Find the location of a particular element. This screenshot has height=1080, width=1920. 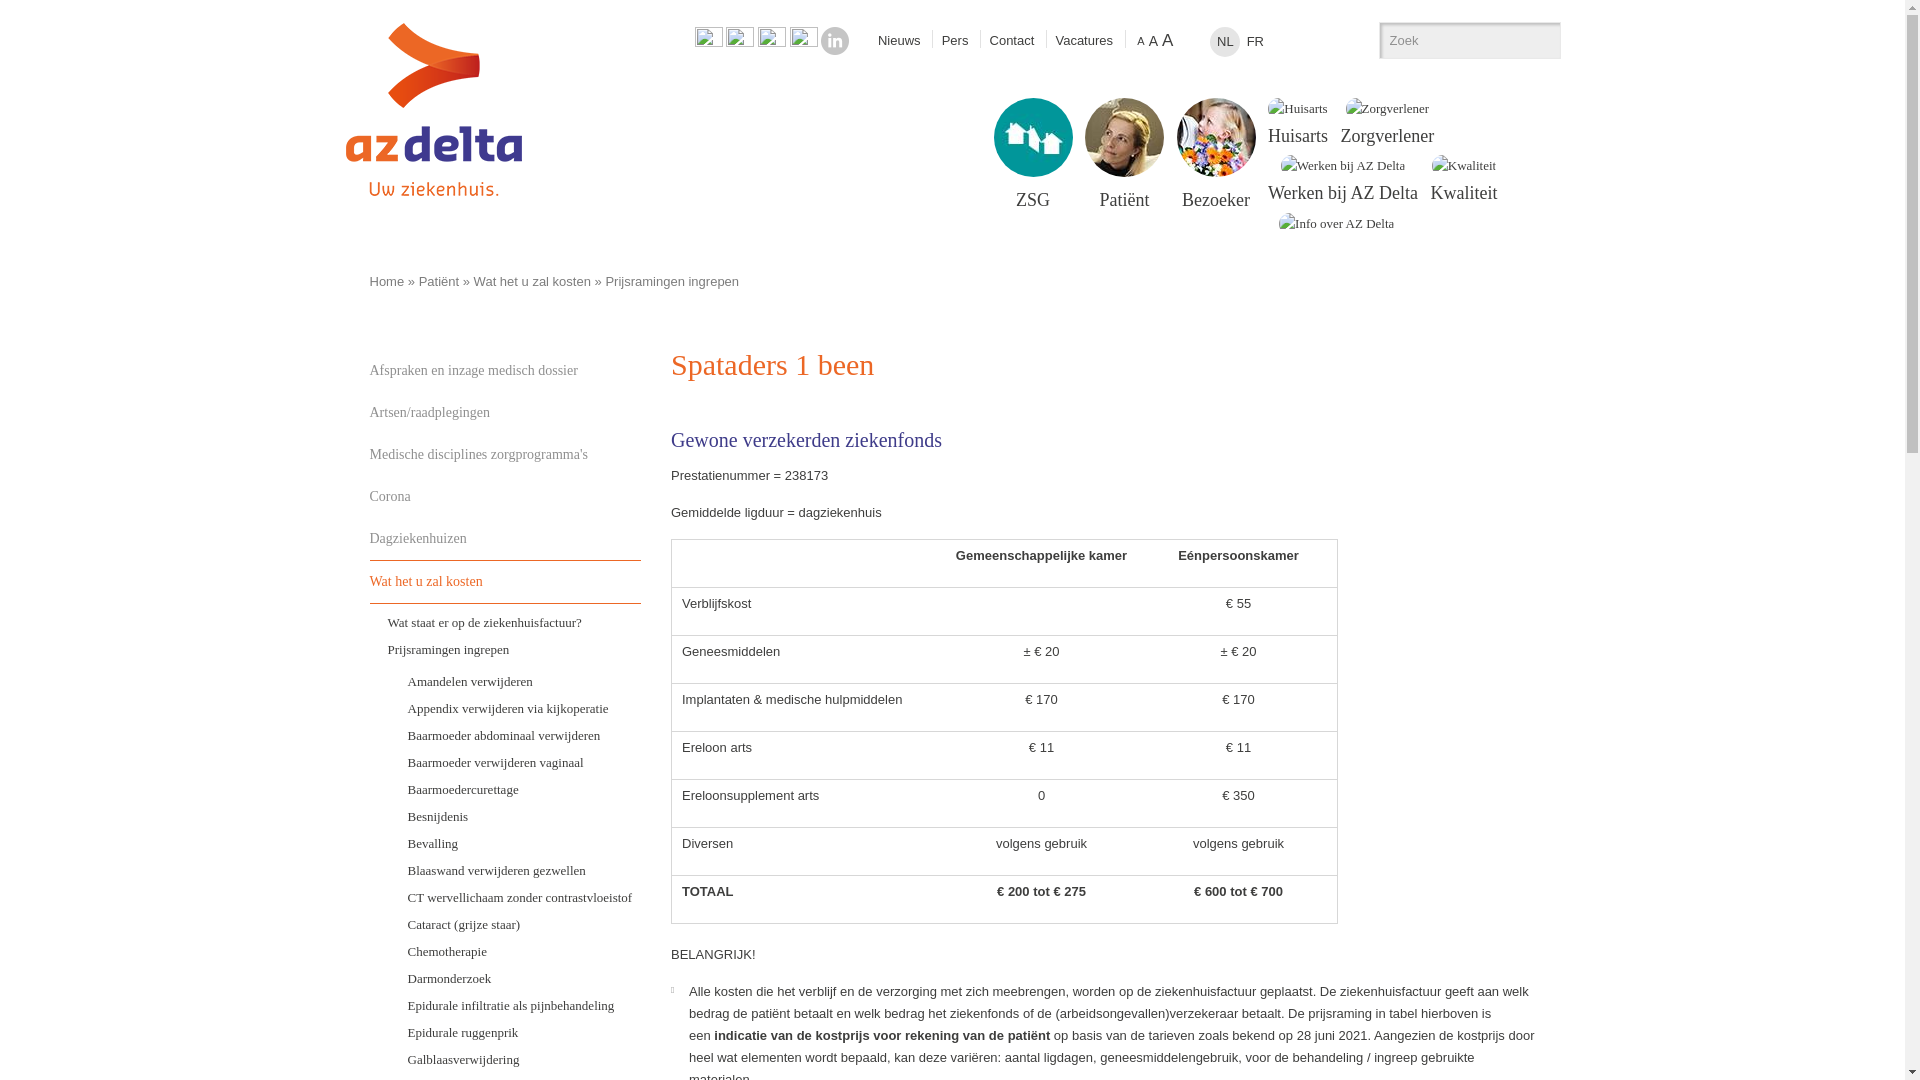

'Appendix verwijderen via kijkoperatie' is located at coordinates (389, 706).